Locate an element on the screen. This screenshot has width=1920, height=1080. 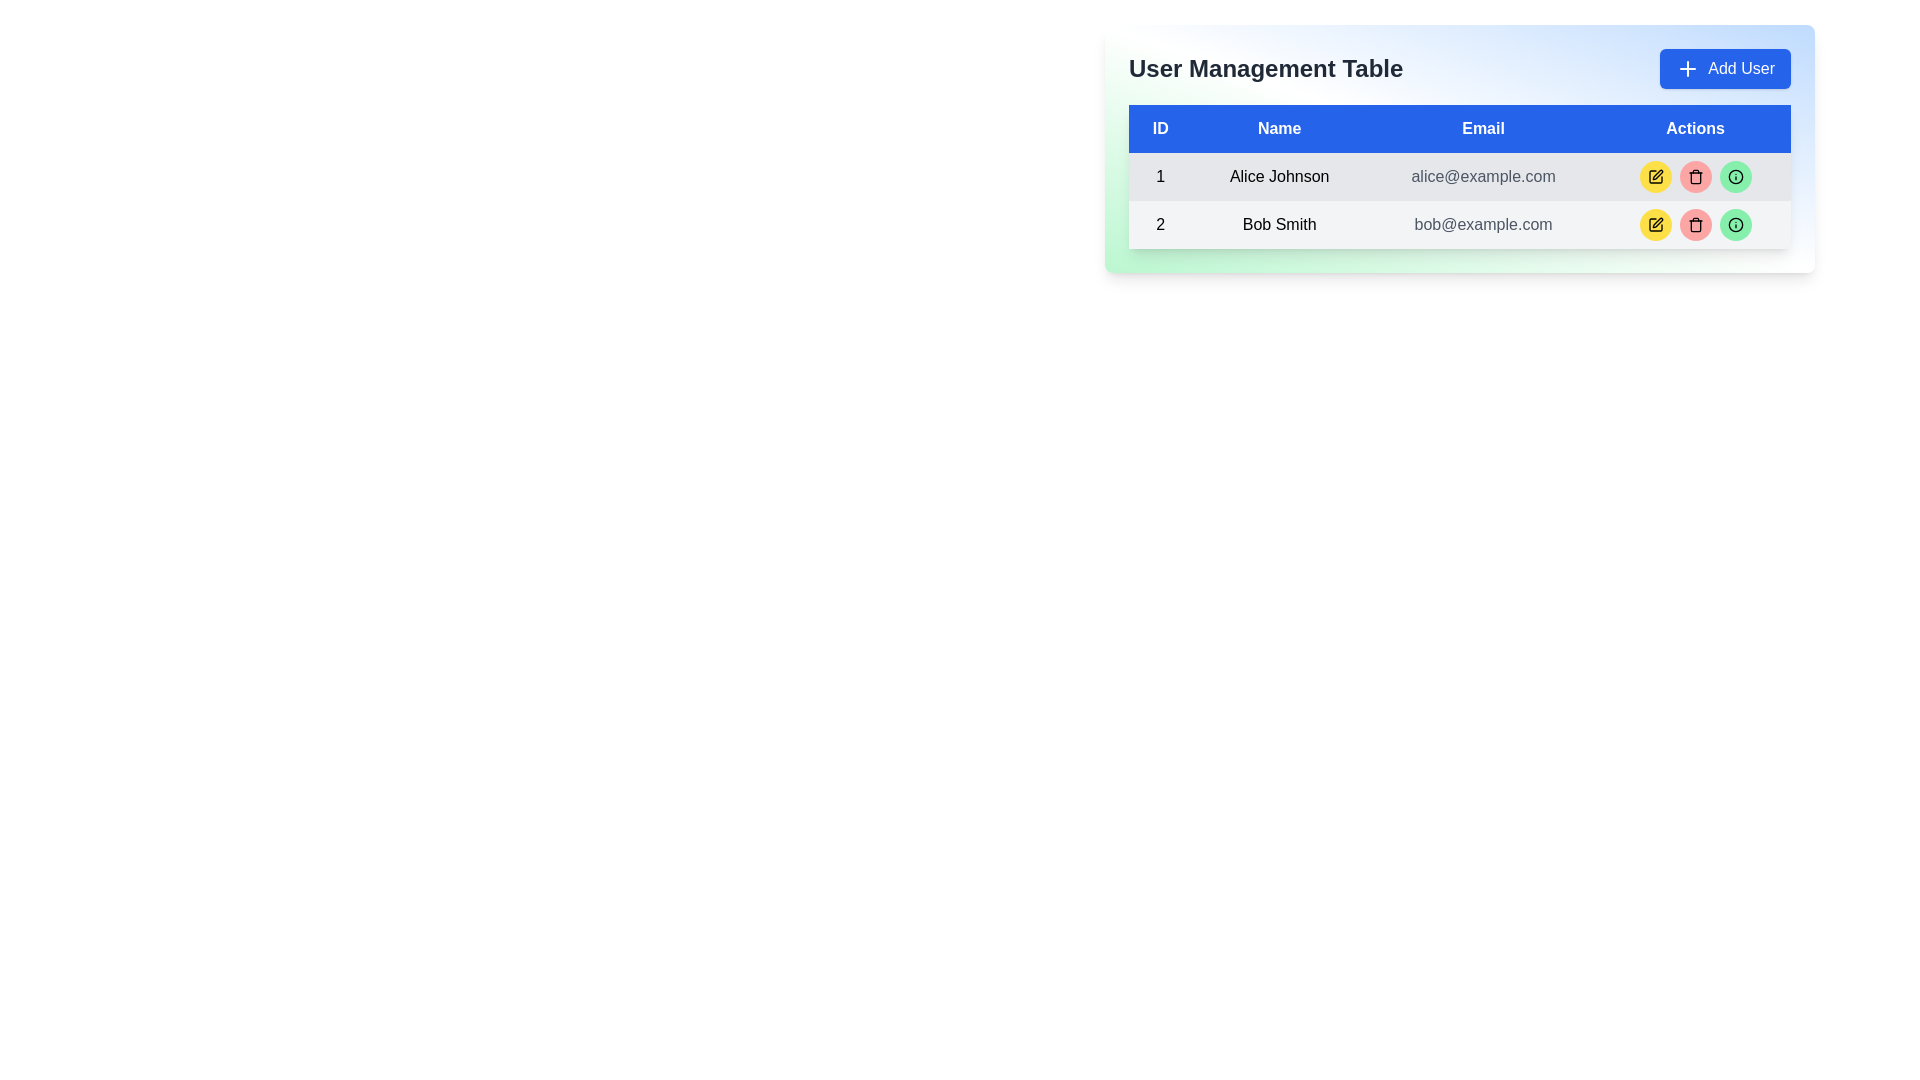
the text label displaying 'Alice Johnson', located in the second column of the first row of the user management table is located at coordinates (1278, 176).